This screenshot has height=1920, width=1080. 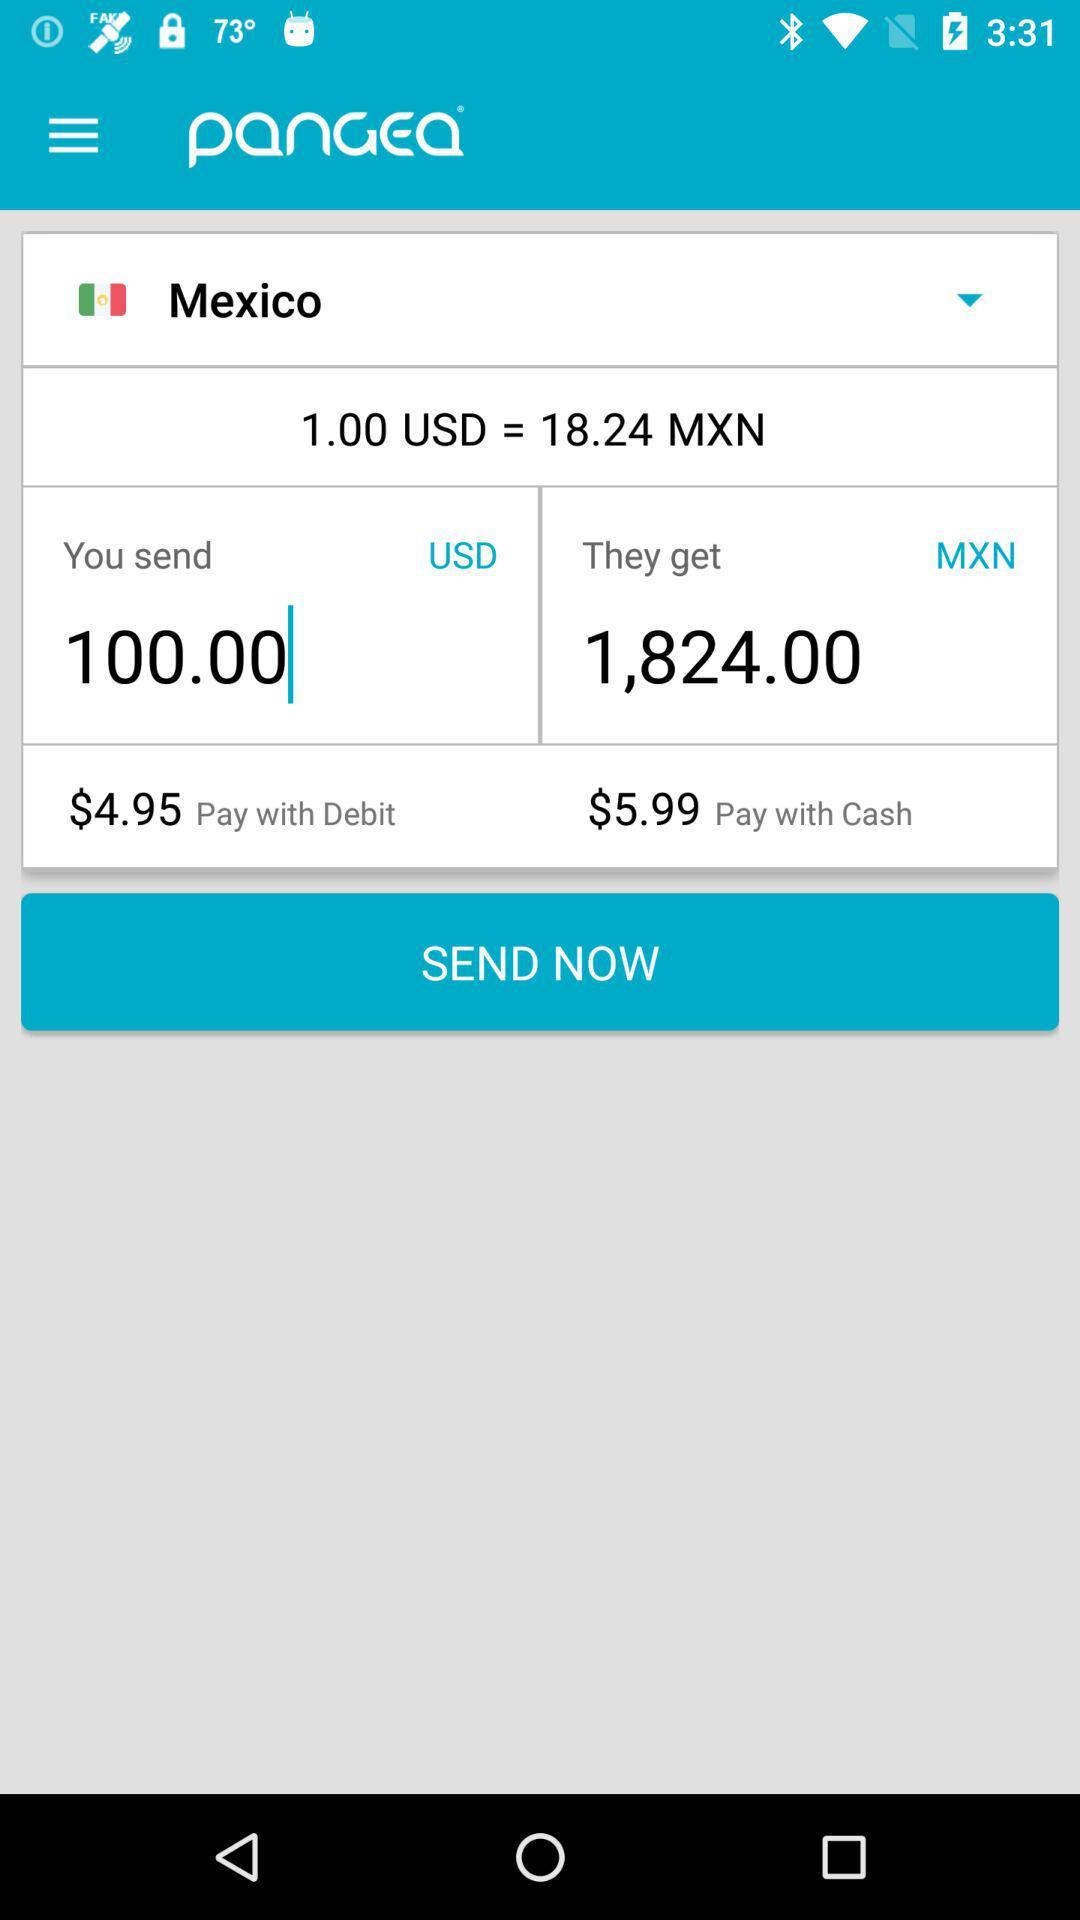 What do you see at coordinates (798, 654) in the screenshot?
I see `item above $5.99 icon` at bounding box center [798, 654].